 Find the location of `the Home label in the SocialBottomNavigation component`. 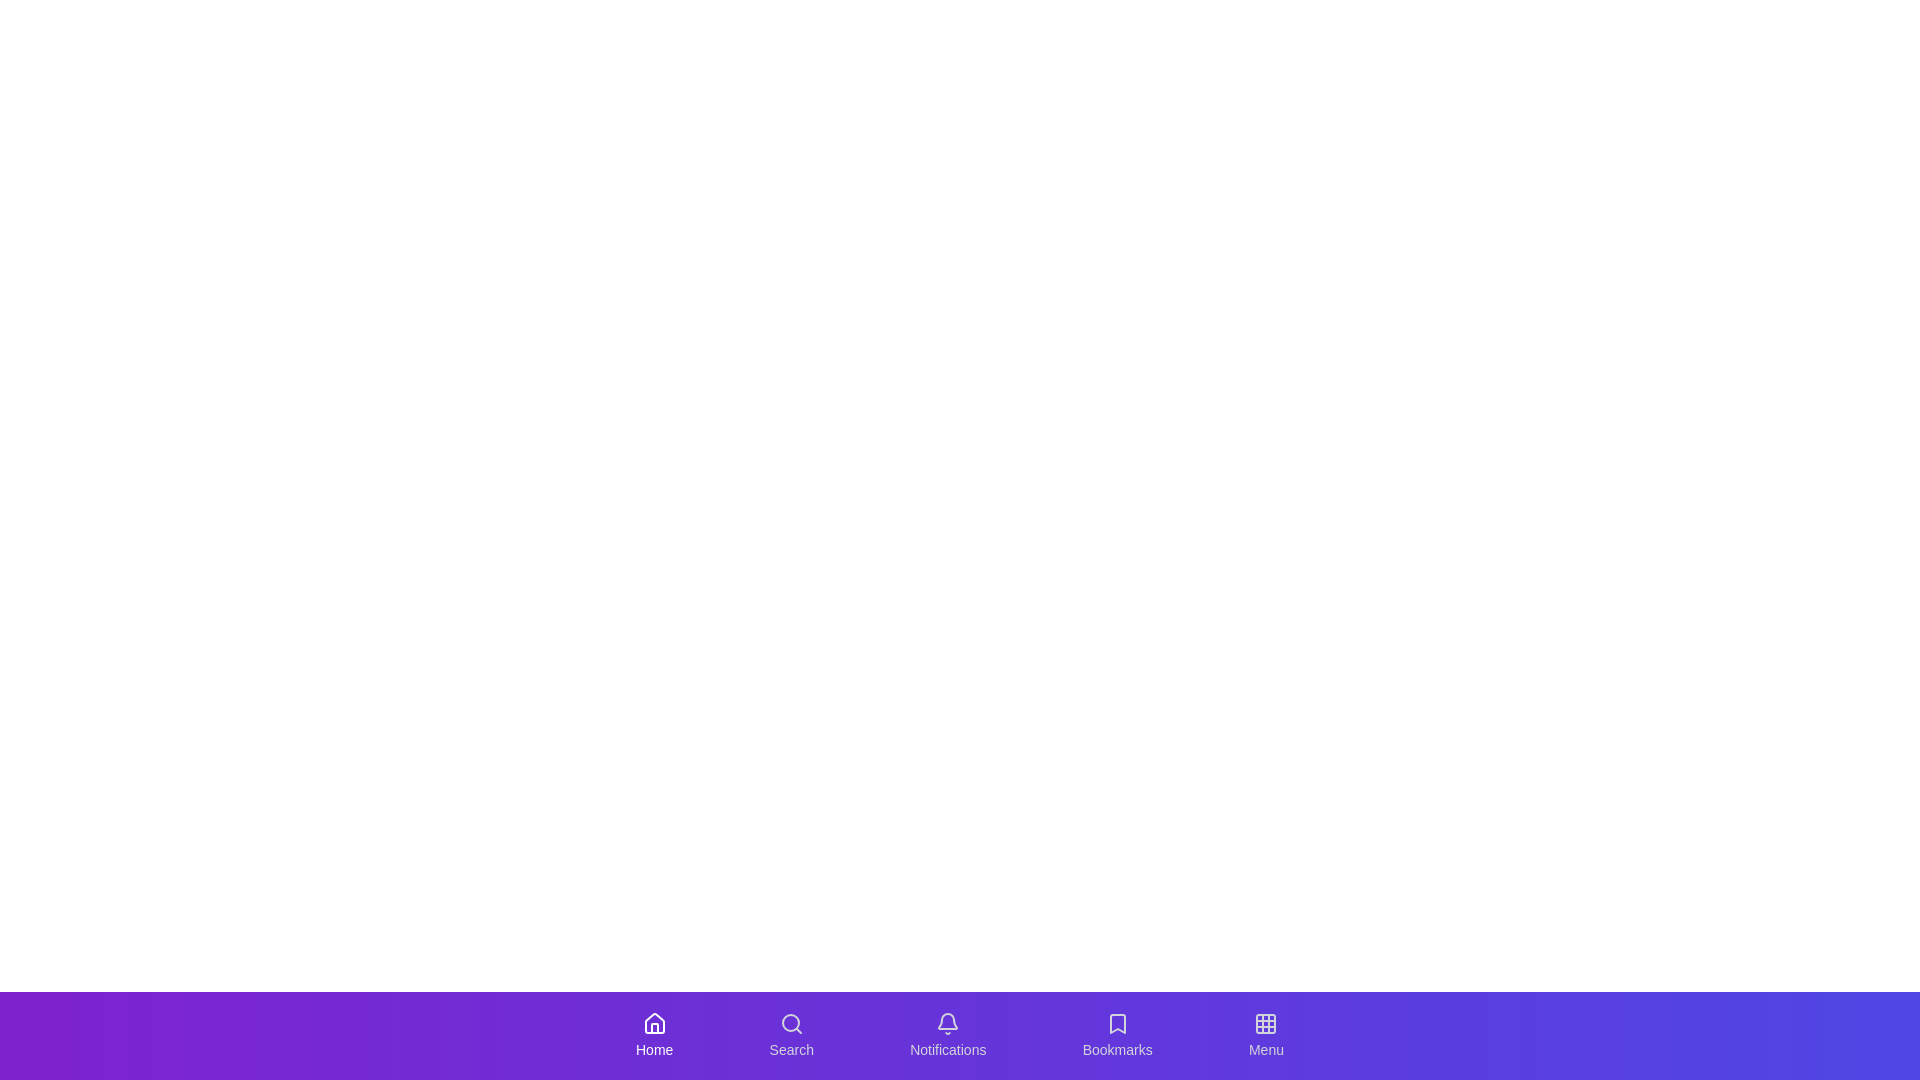

the Home label in the SocialBottomNavigation component is located at coordinates (654, 1048).